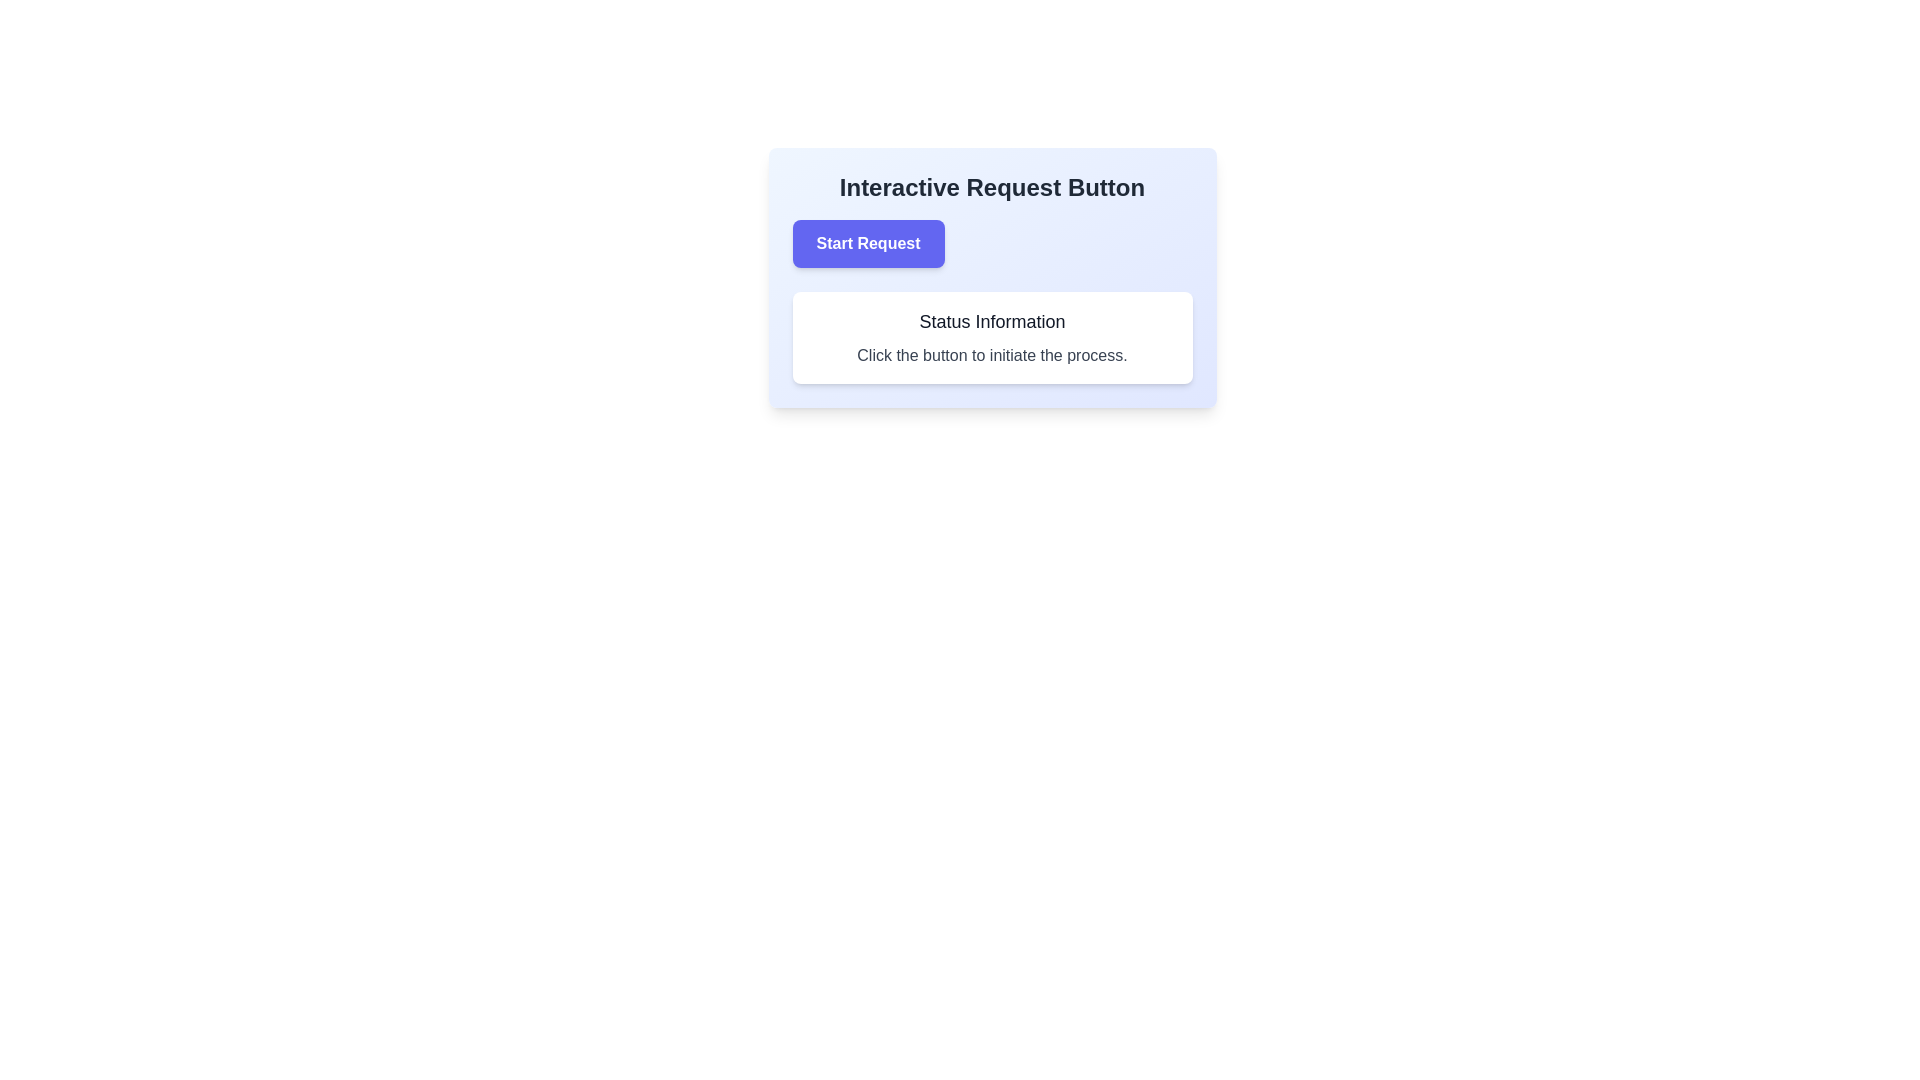 This screenshot has height=1080, width=1920. Describe the element at coordinates (868, 242) in the screenshot. I see `the 'Start Request' button, which is a rectangular button with rounded corners and an indigo background` at that location.